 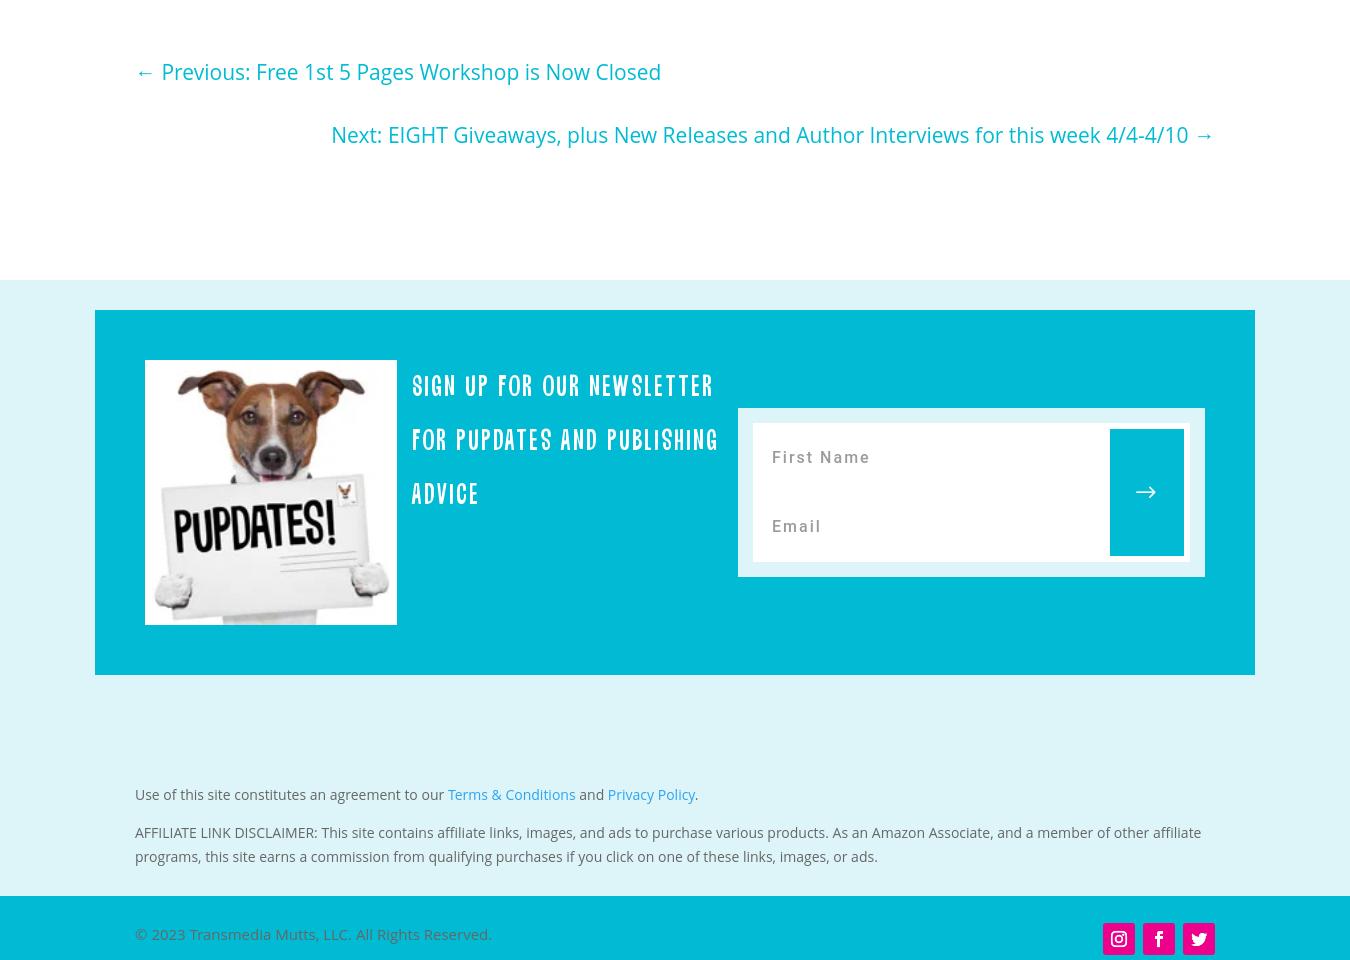 What do you see at coordinates (565, 439) in the screenshot?
I see `'Sign up for our newsletter for pupdates and publishing advice'` at bounding box center [565, 439].